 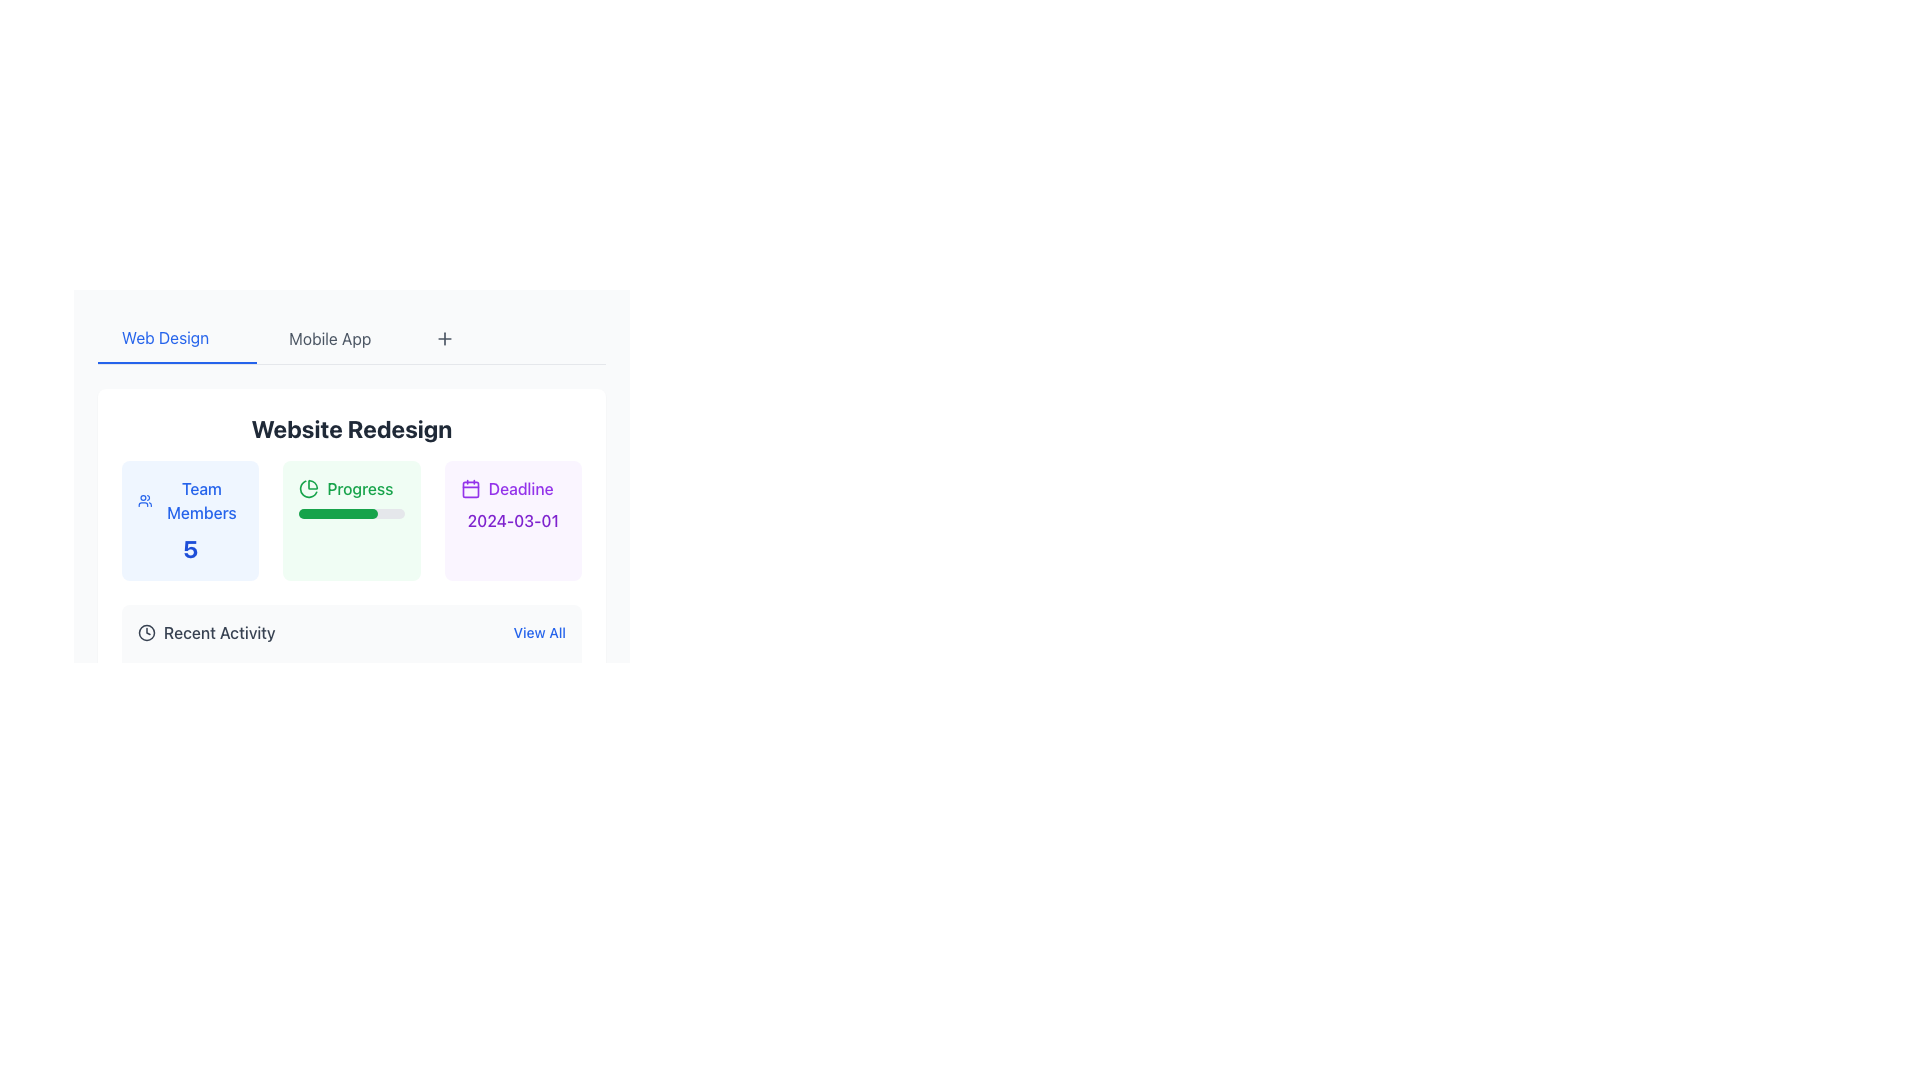 I want to click on the 'Mobile App' tab in the horizontal navigation bar, which is styled with gray text and located immediately to the right of the active 'Web Design' tab, so click(x=351, y=338).